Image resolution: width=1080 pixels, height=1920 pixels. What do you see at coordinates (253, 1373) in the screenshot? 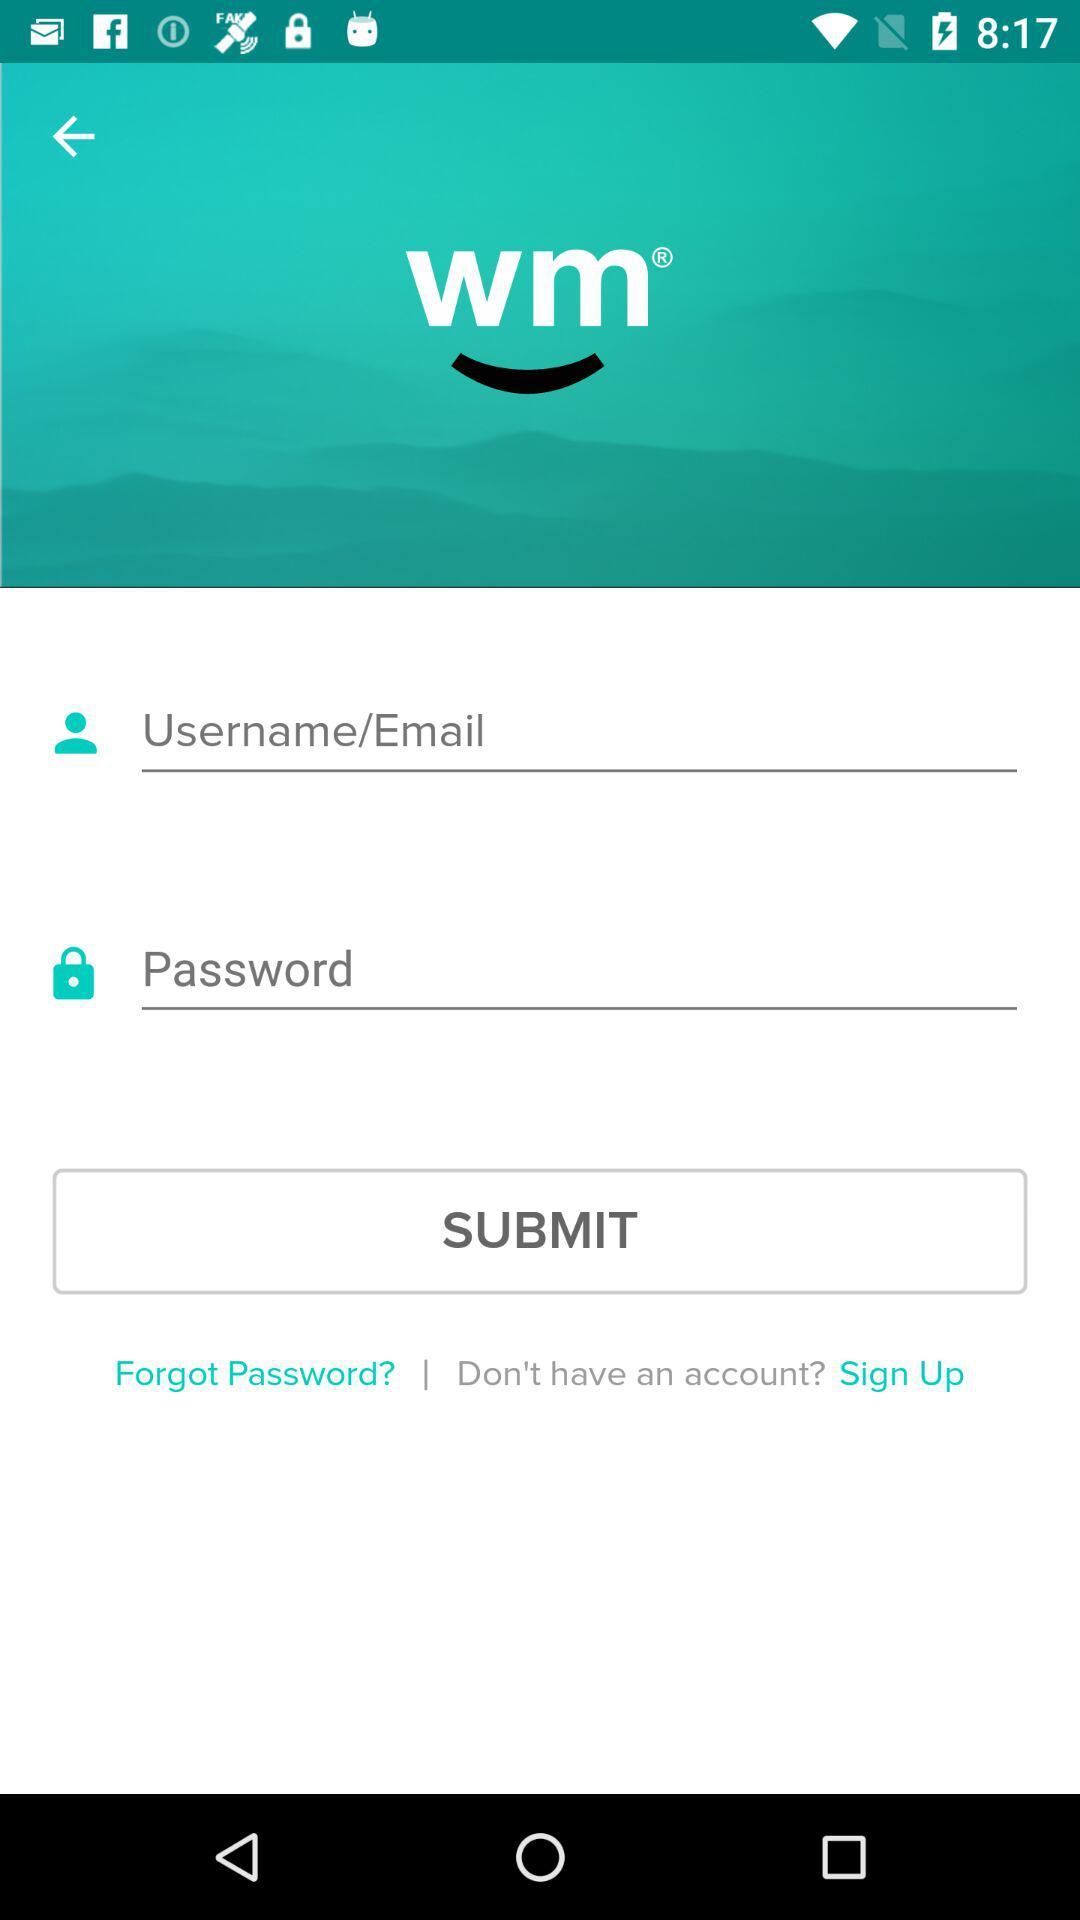
I see `forgot password?` at bounding box center [253, 1373].